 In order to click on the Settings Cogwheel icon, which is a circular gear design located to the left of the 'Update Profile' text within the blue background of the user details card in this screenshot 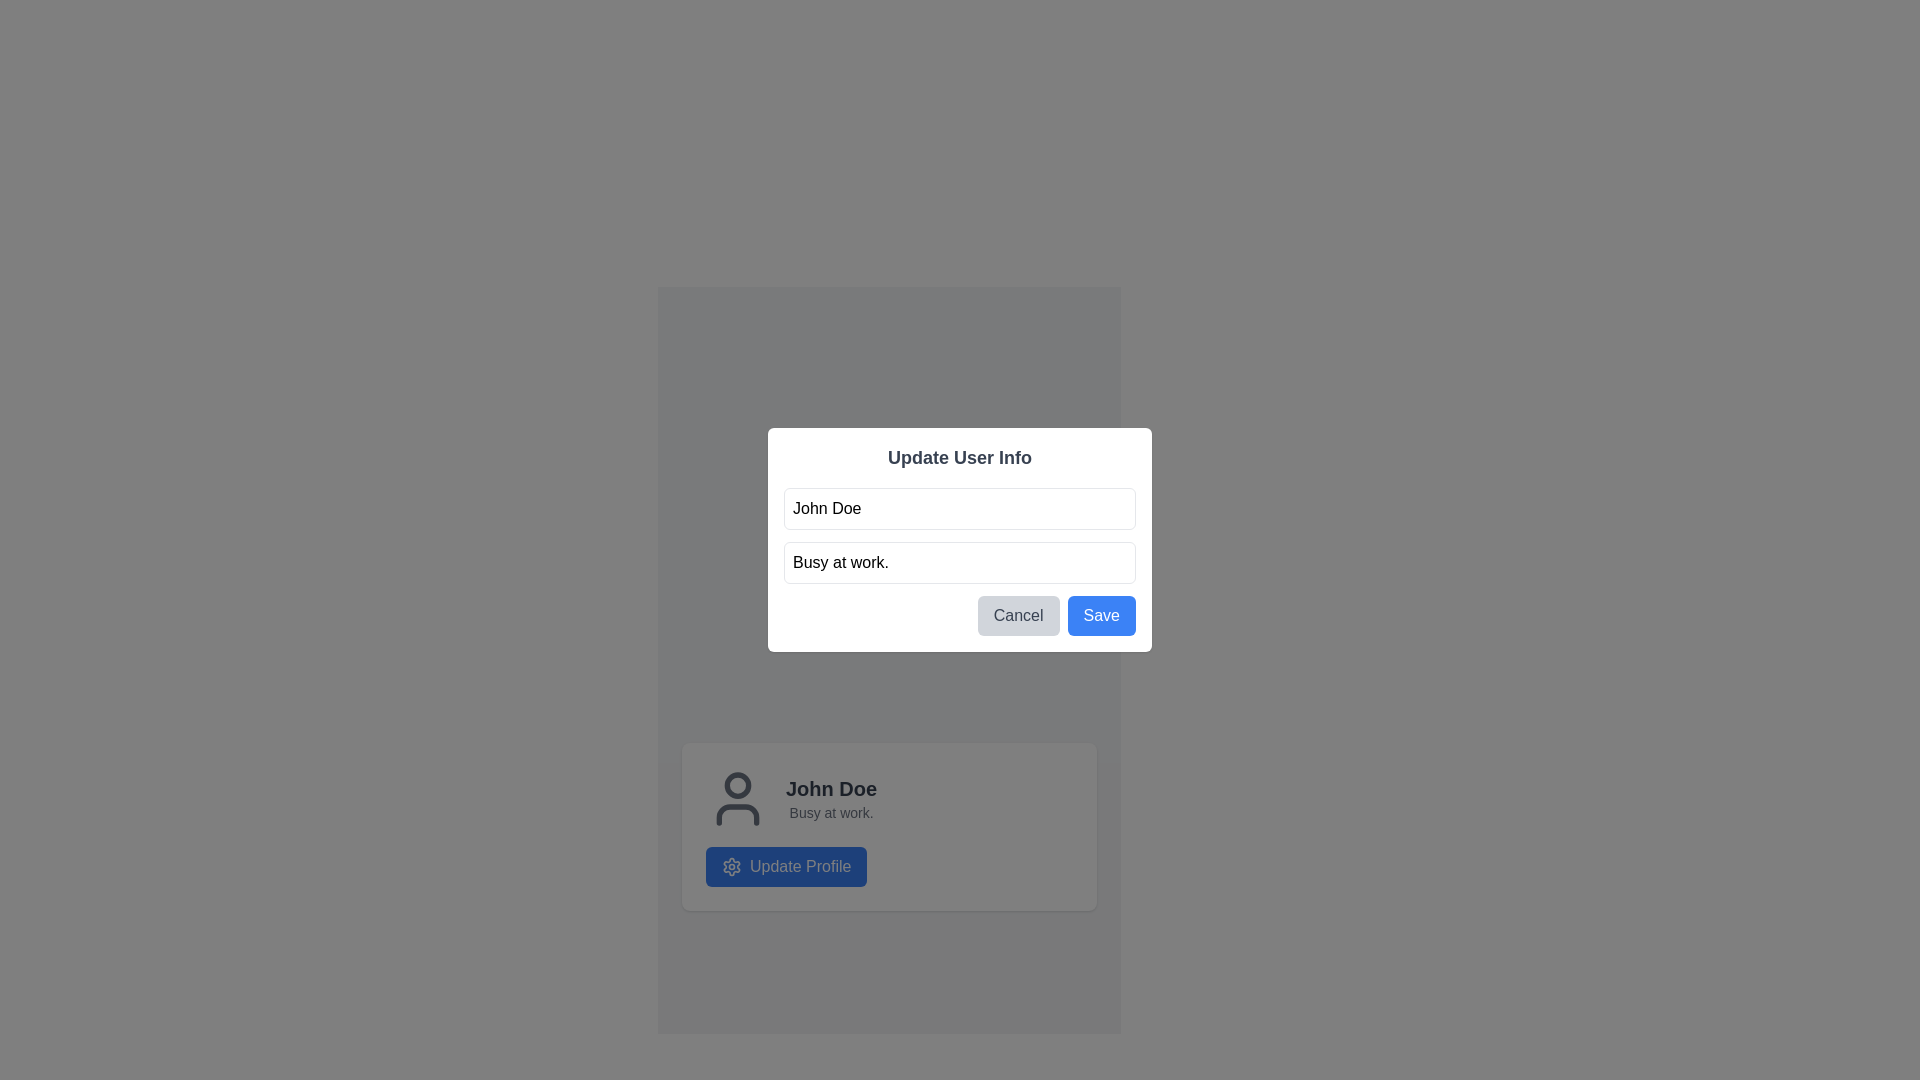, I will do `click(730, 866)`.